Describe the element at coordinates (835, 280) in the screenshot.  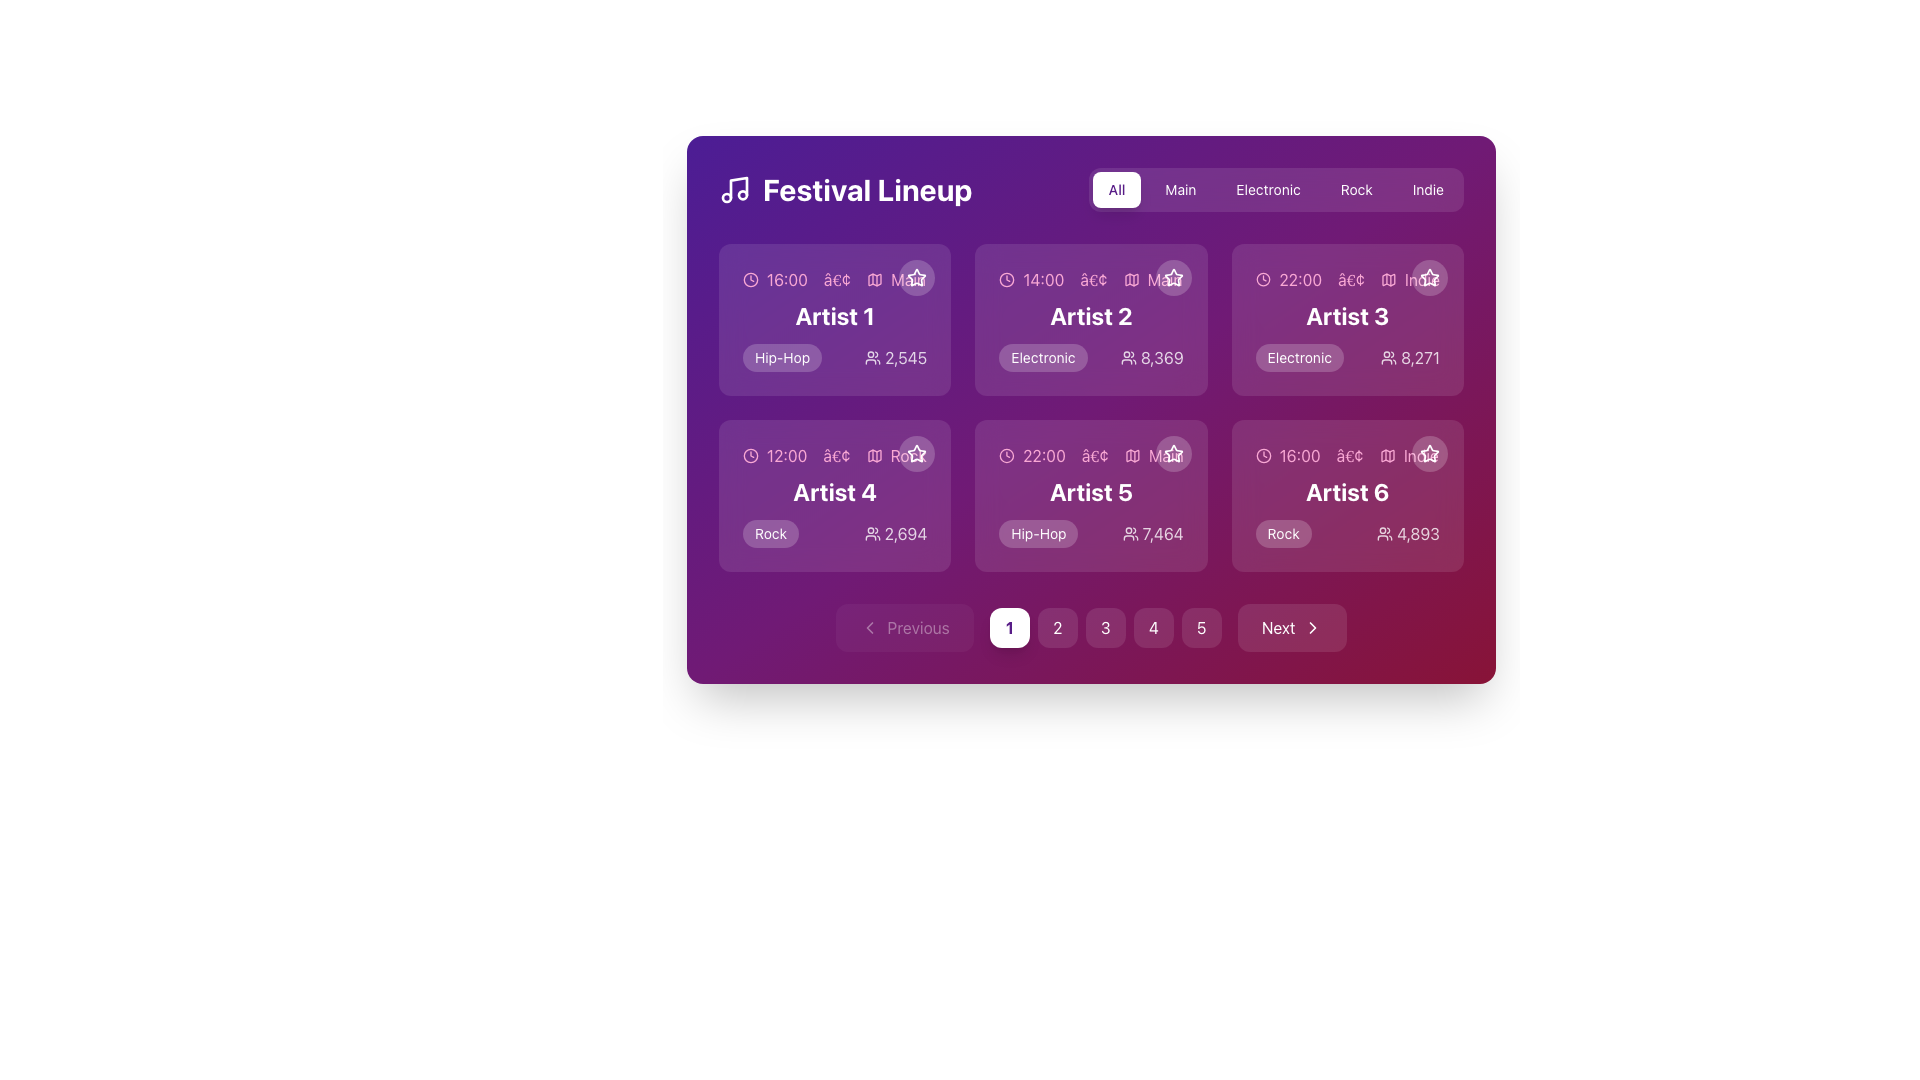
I see `text displayed in the Label with icon and text for 'Artist 1', located in the top-left corner of the grid display` at that location.